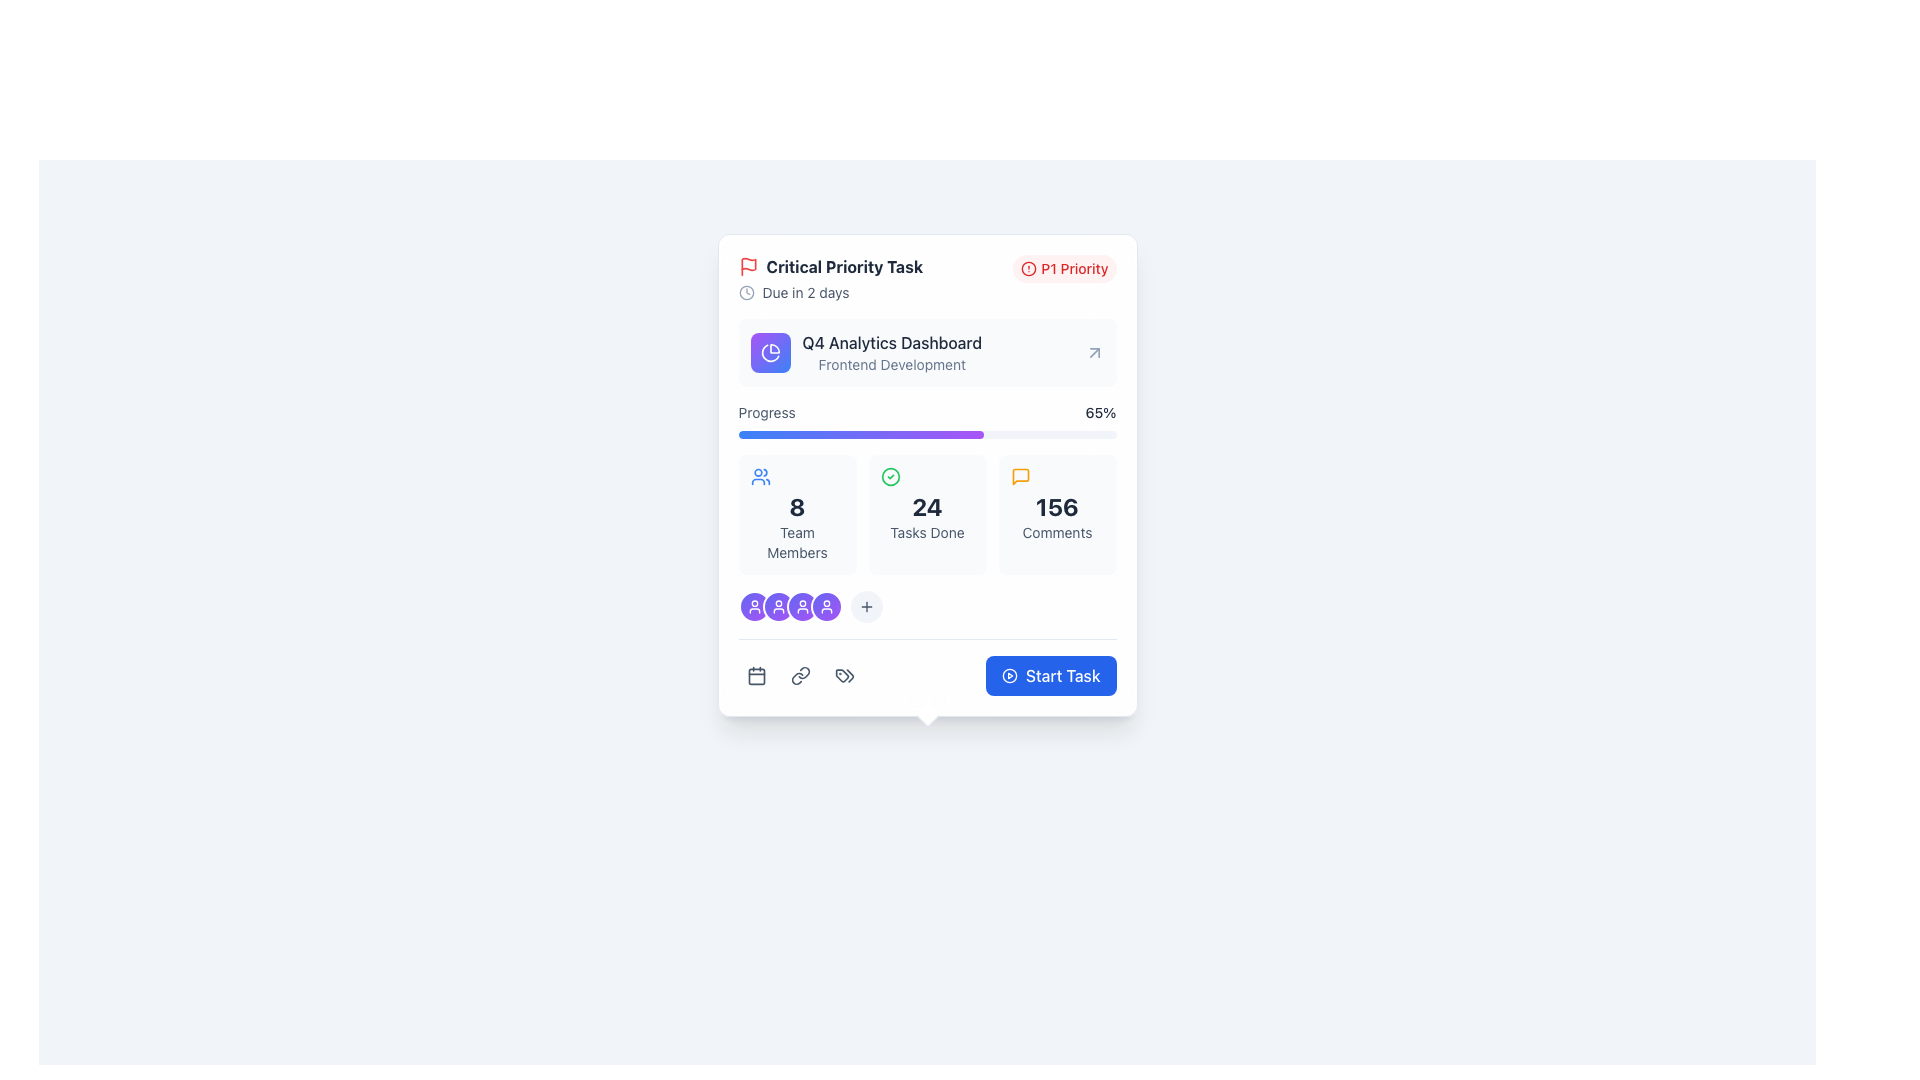 The height and width of the screenshot is (1080, 1920). I want to click on the Text label that indicates the percentage represents progress, located to the left of the '65%' text in a horizontal layout below the header section, so click(766, 411).